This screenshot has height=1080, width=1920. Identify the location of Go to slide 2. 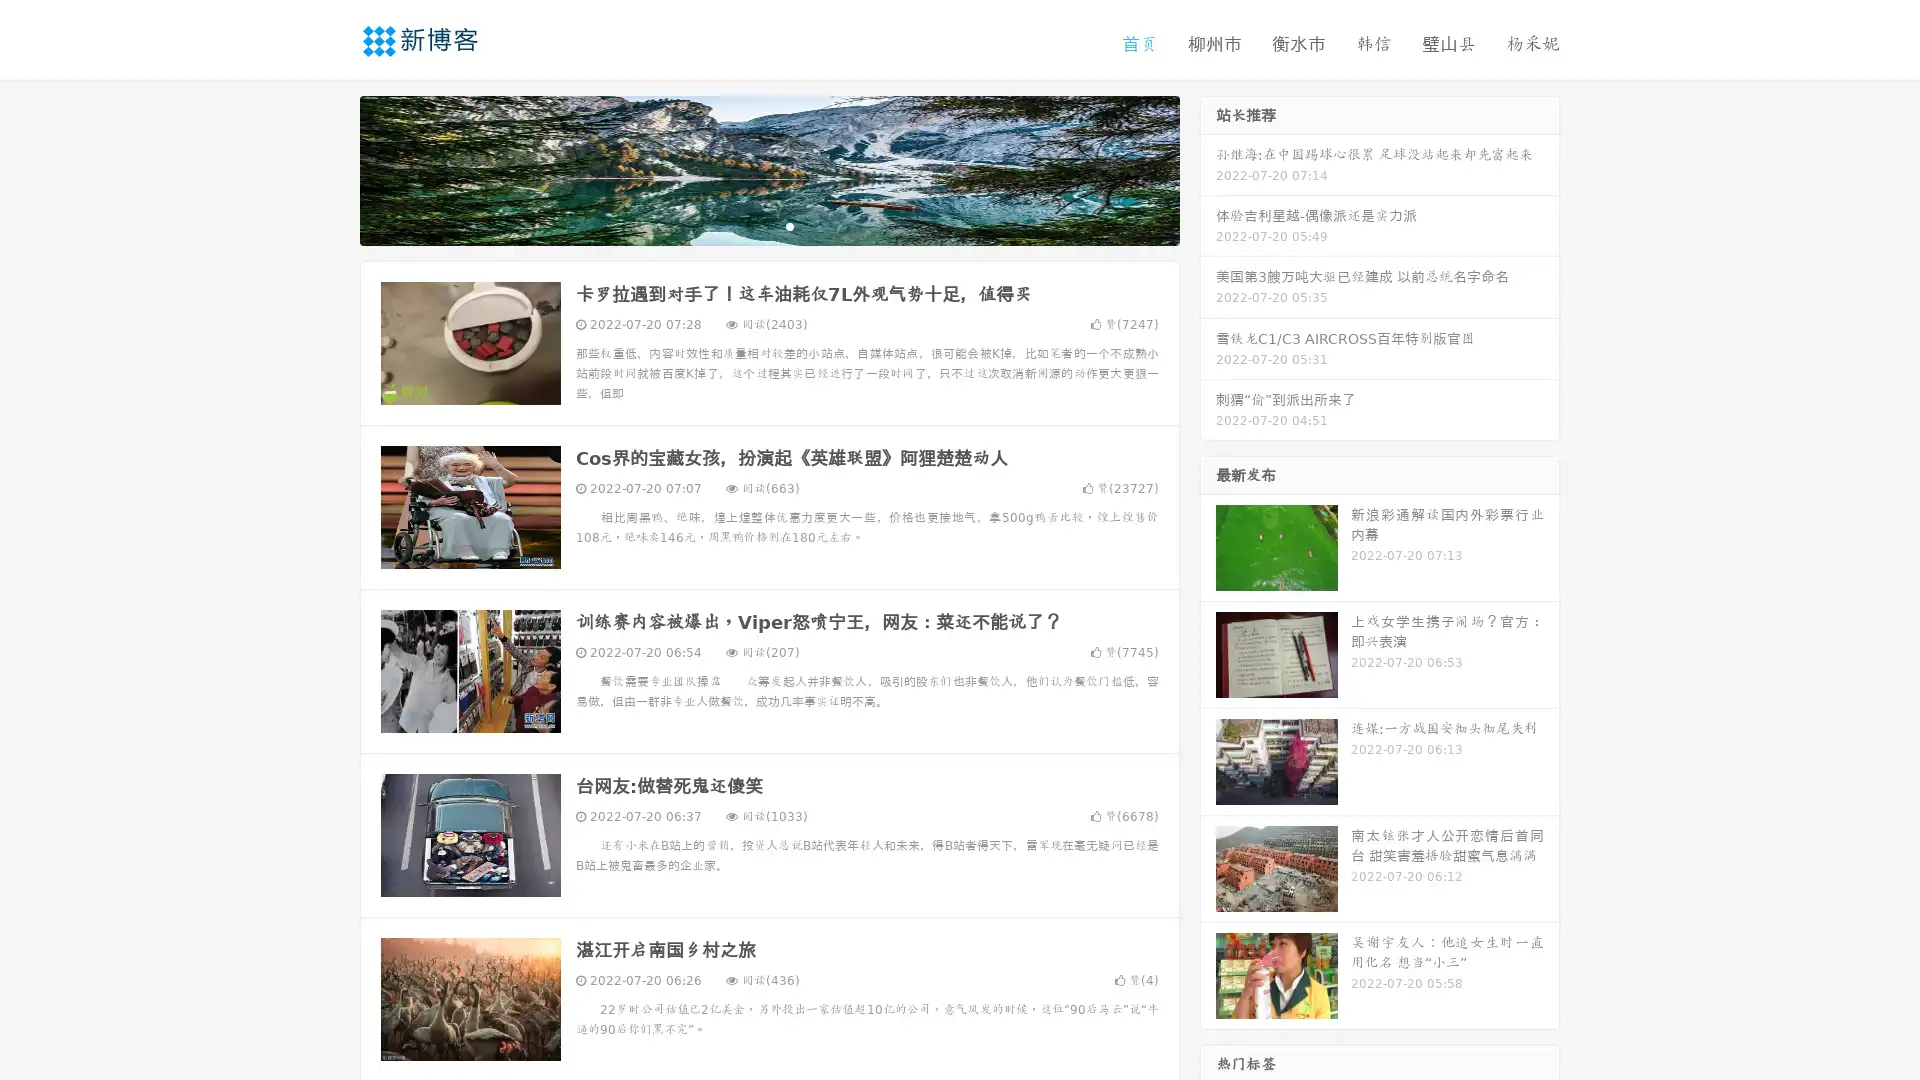
(768, 225).